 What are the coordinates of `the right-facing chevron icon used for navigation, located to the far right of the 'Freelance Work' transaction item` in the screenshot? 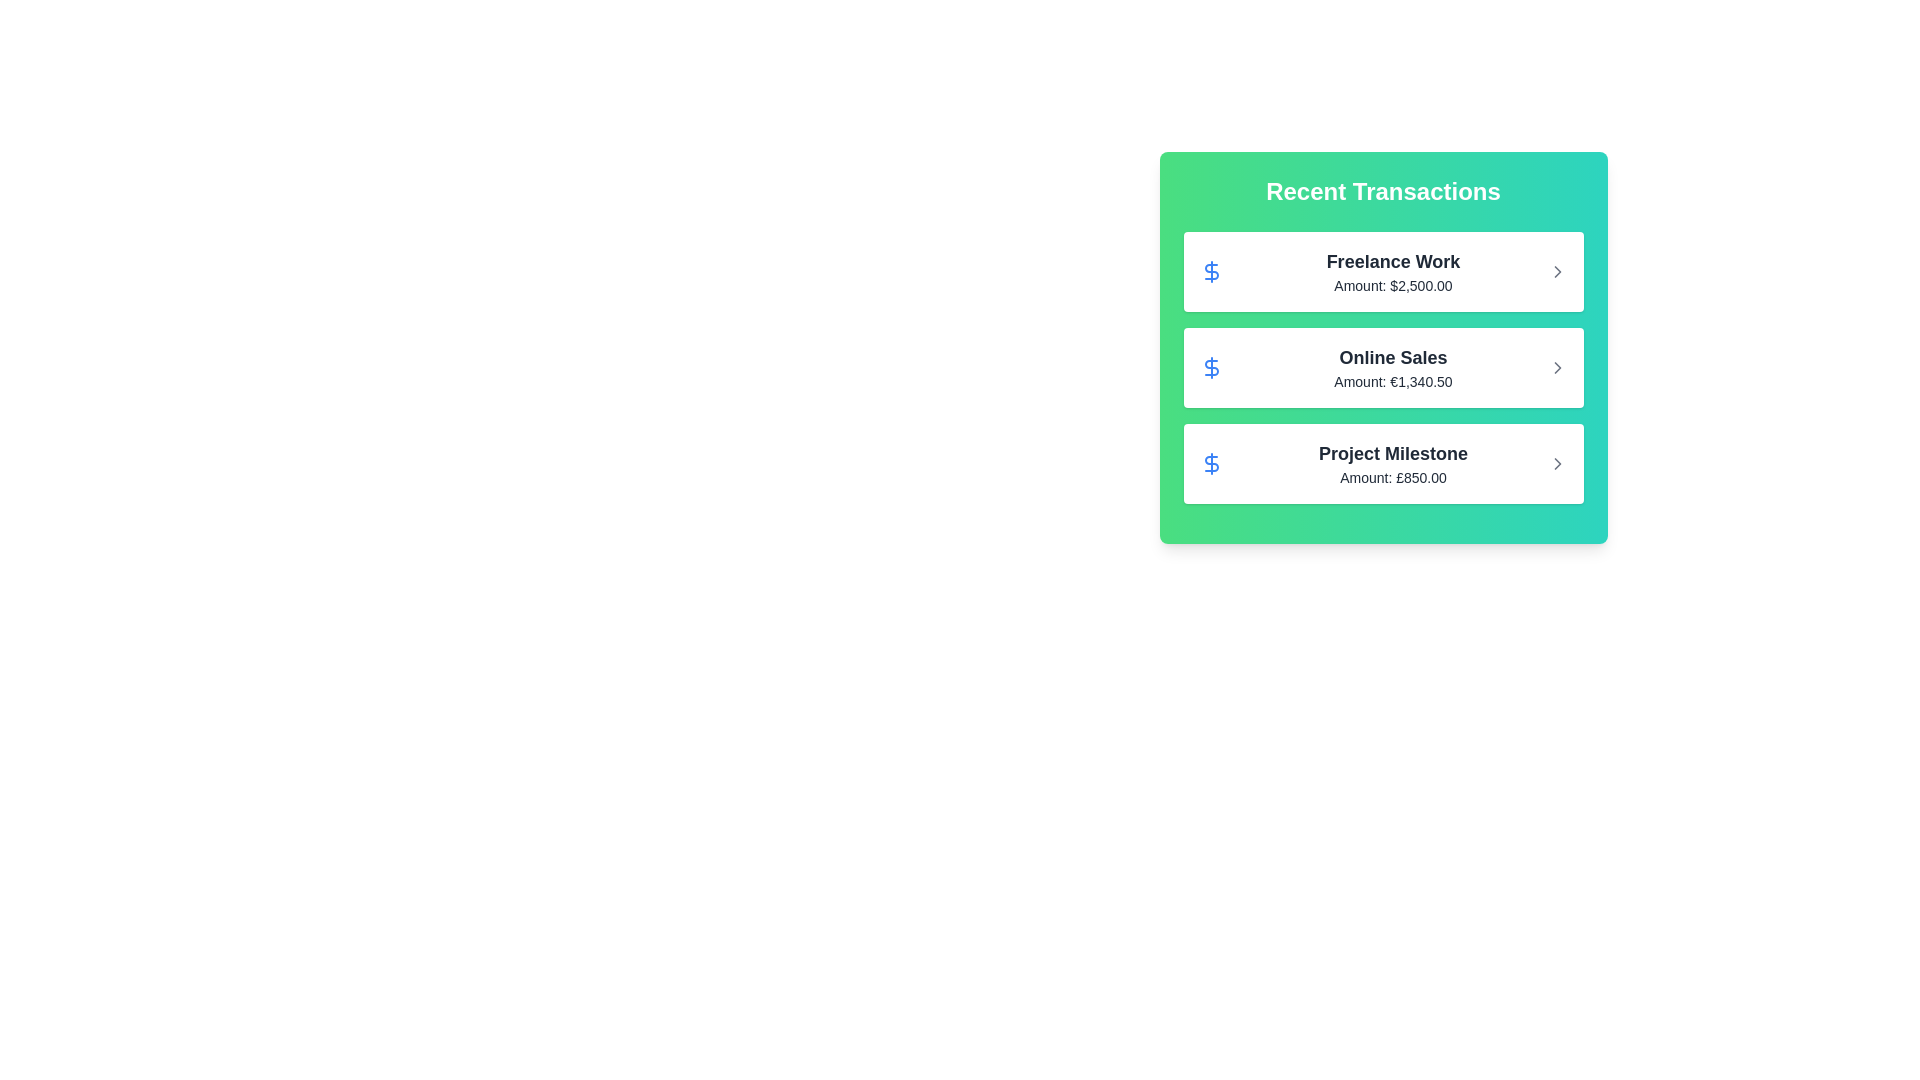 It's located at (1556, 272).